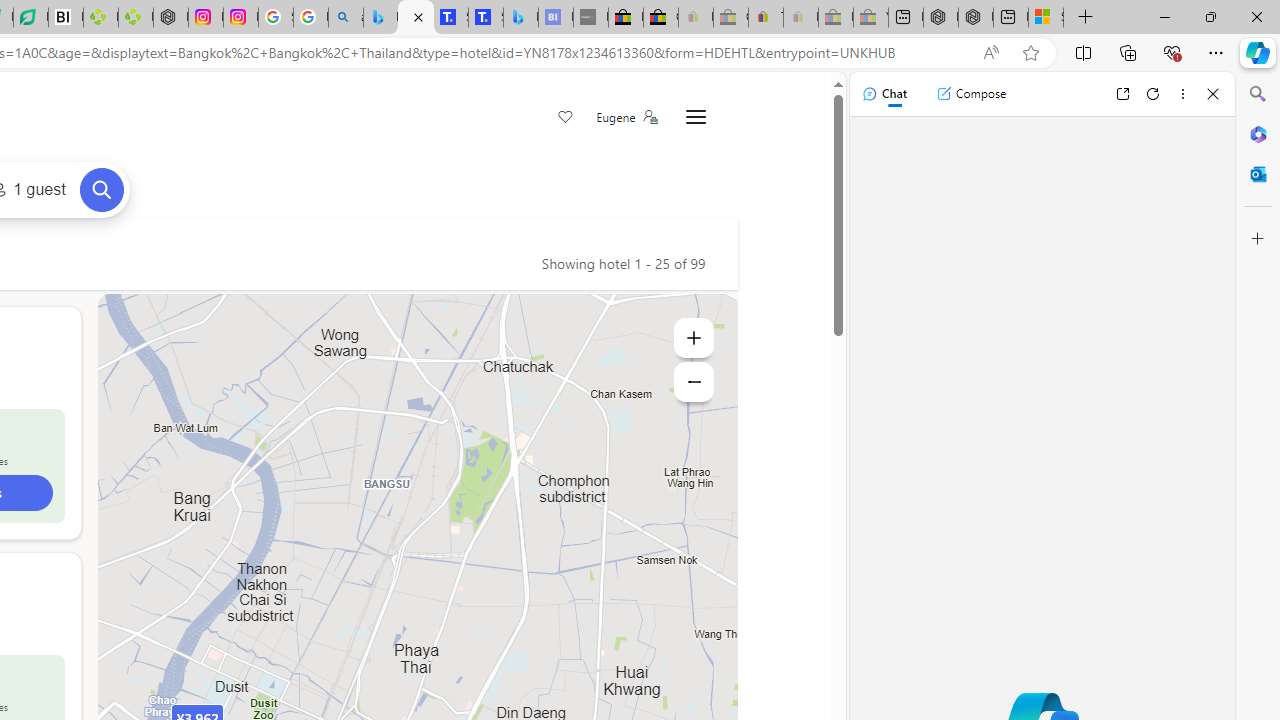  What do you see at coordinates (415, 17) in the screenshot?
I see `'Microsoft Bing Travel - Stays in Bangkok, Bangkok, Thailand'` at bounding box center [415, 17].